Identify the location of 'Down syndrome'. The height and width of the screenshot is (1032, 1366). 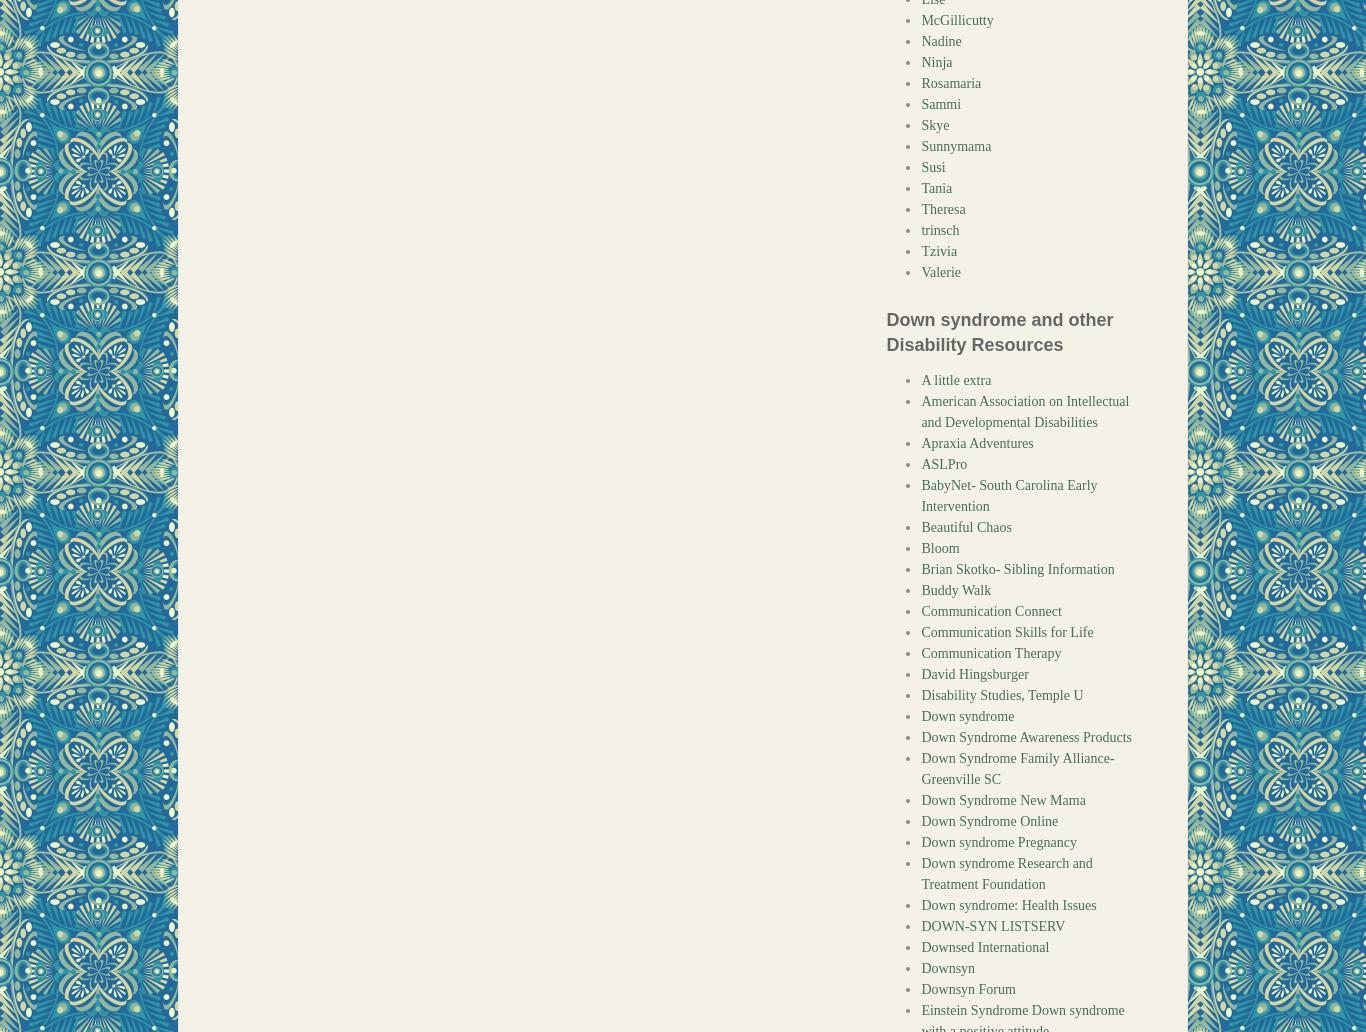
(967, 715).